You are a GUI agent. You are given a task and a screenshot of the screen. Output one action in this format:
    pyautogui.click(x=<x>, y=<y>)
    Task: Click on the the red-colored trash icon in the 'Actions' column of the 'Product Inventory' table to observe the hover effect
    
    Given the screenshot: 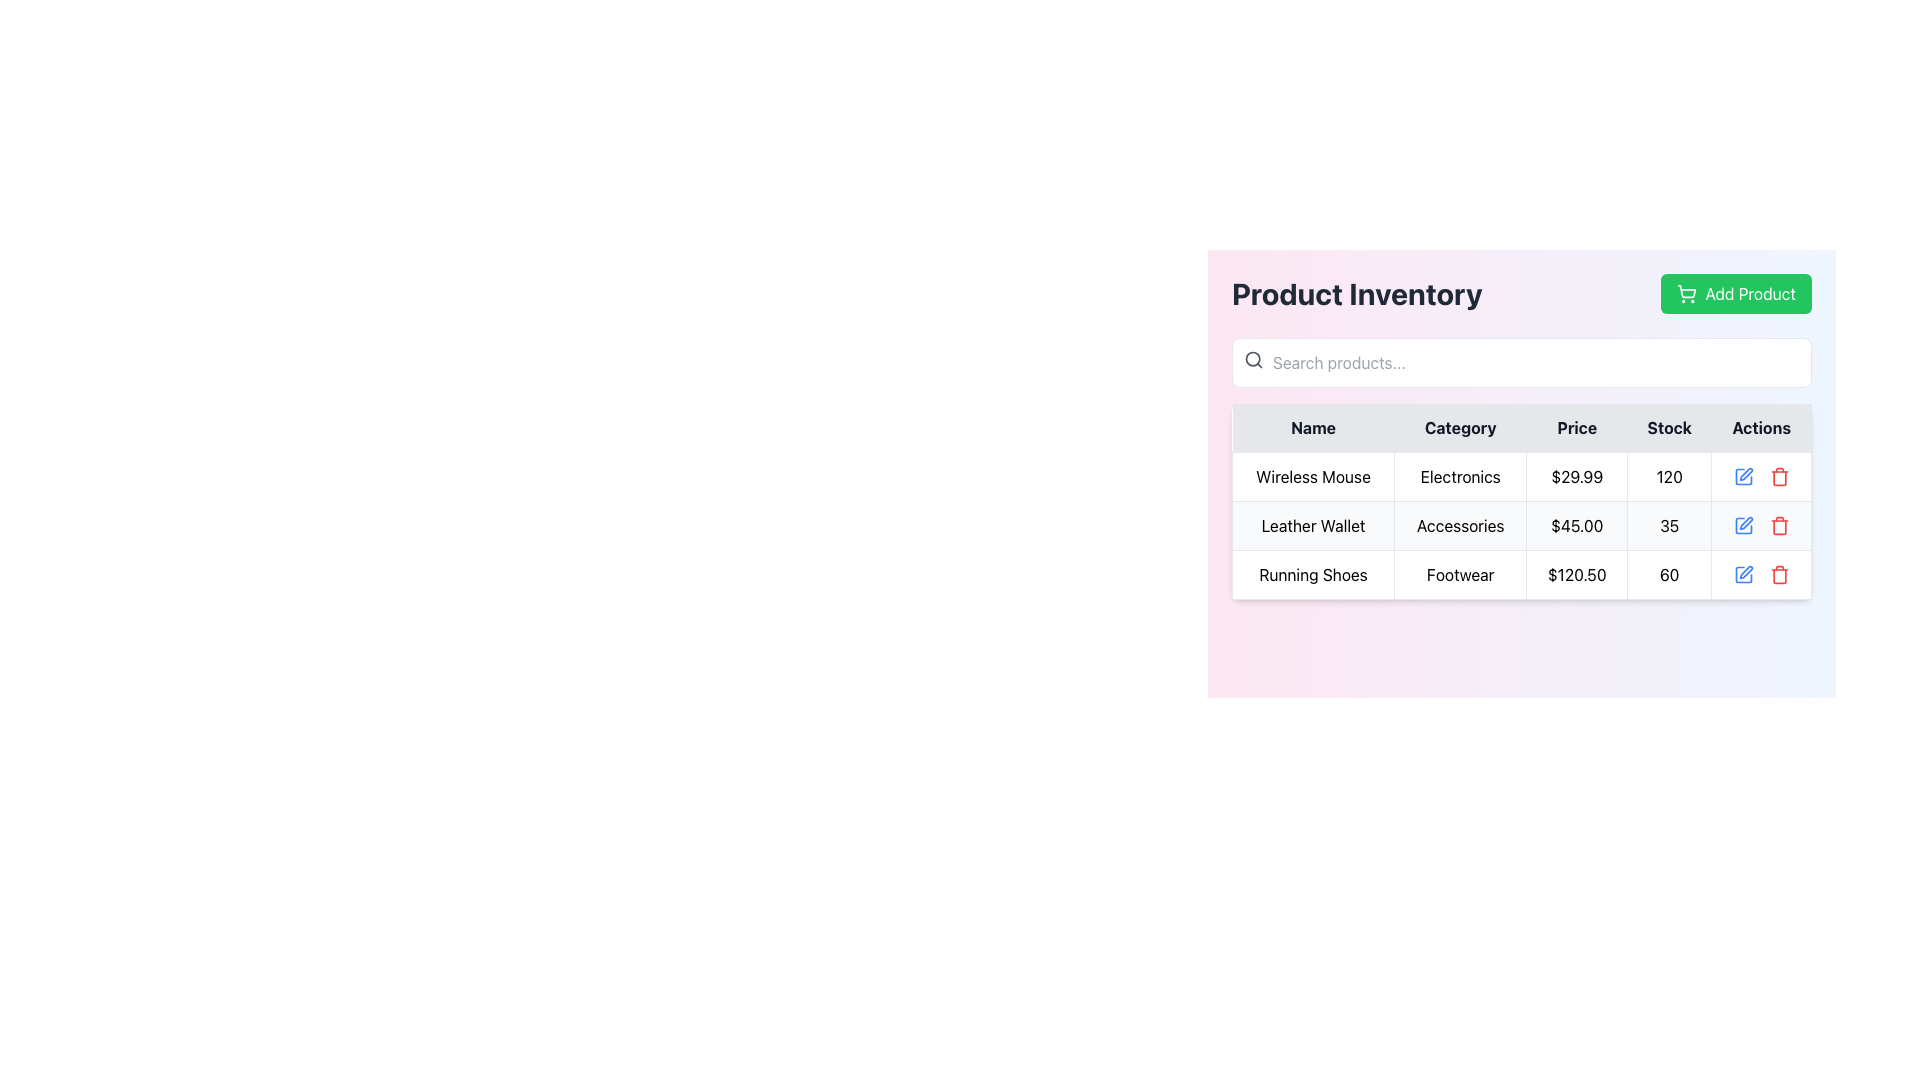 What is the action you would take?
    pyautogui.click(x=1779, y=574)
    